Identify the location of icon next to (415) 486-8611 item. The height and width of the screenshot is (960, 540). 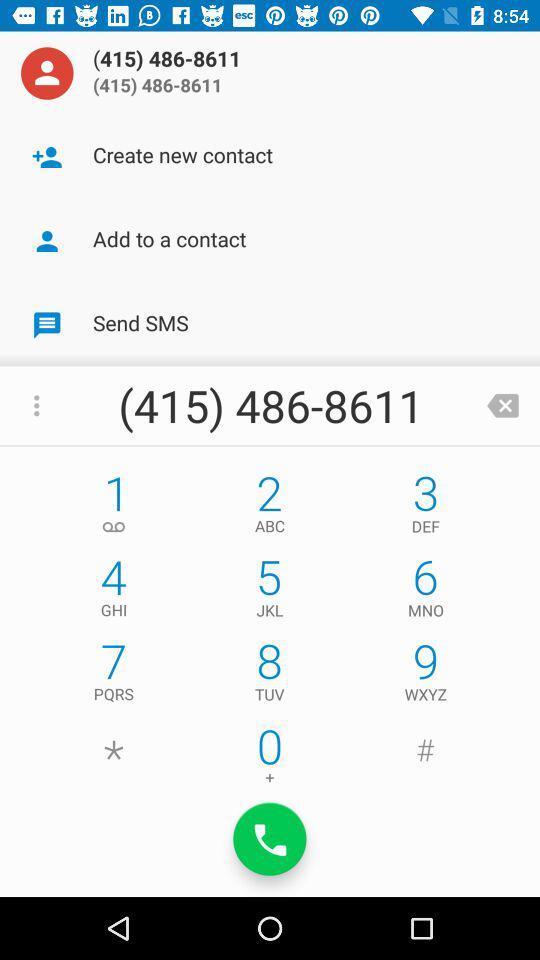
(47, 73).